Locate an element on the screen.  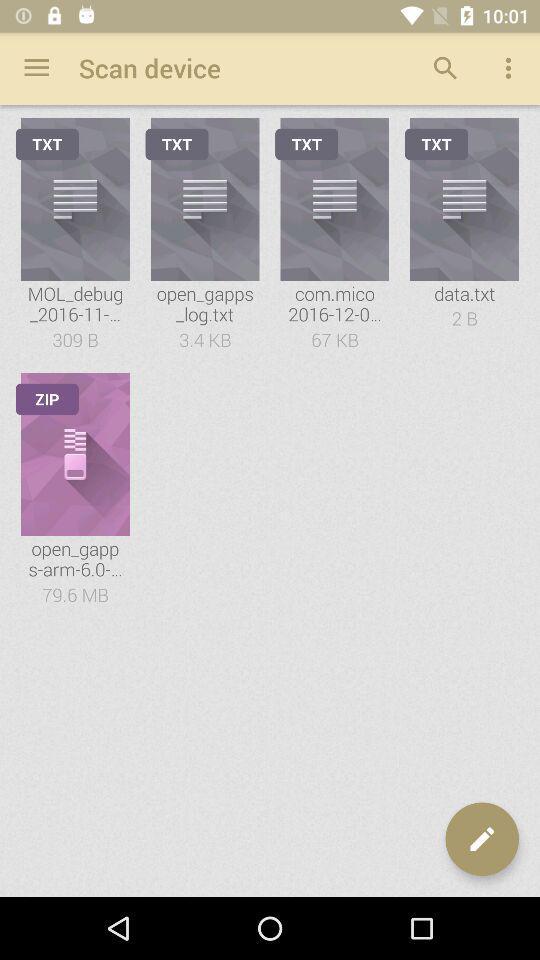
icon below 2 b item is located at coordinates (481, 839).